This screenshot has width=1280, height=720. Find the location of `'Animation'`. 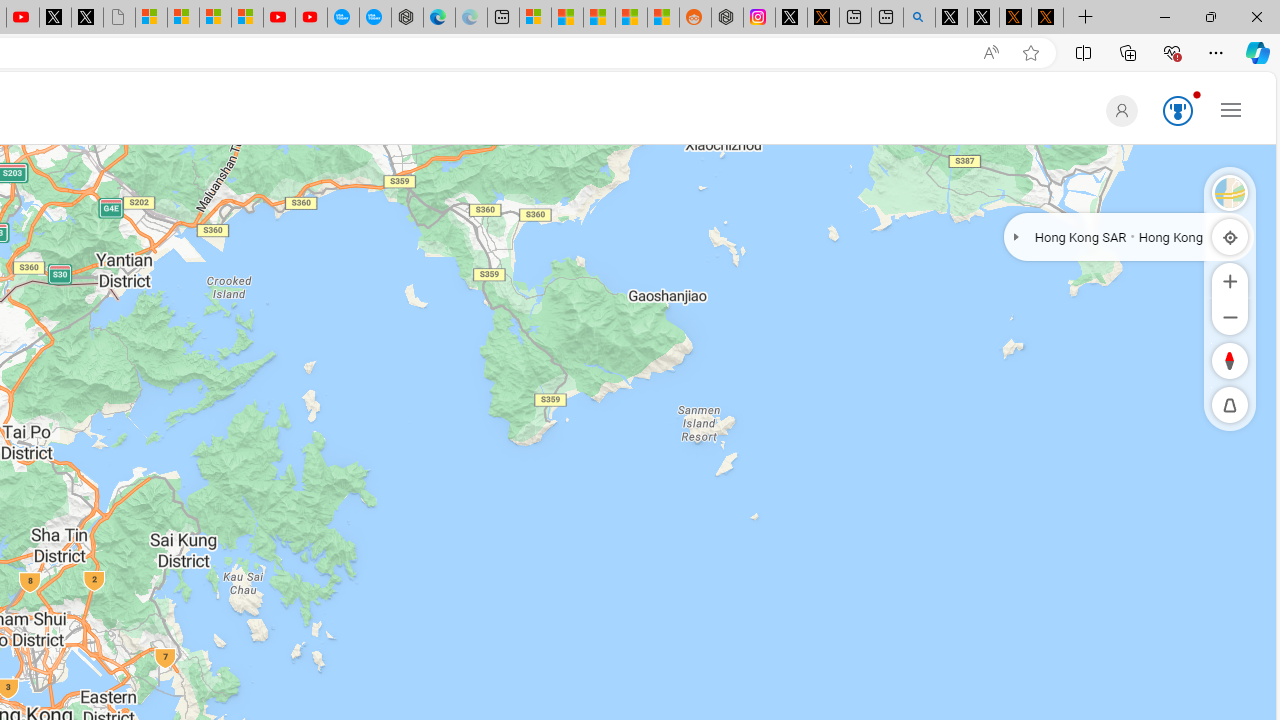

'Animation' is located at coordinates (1196, 95).